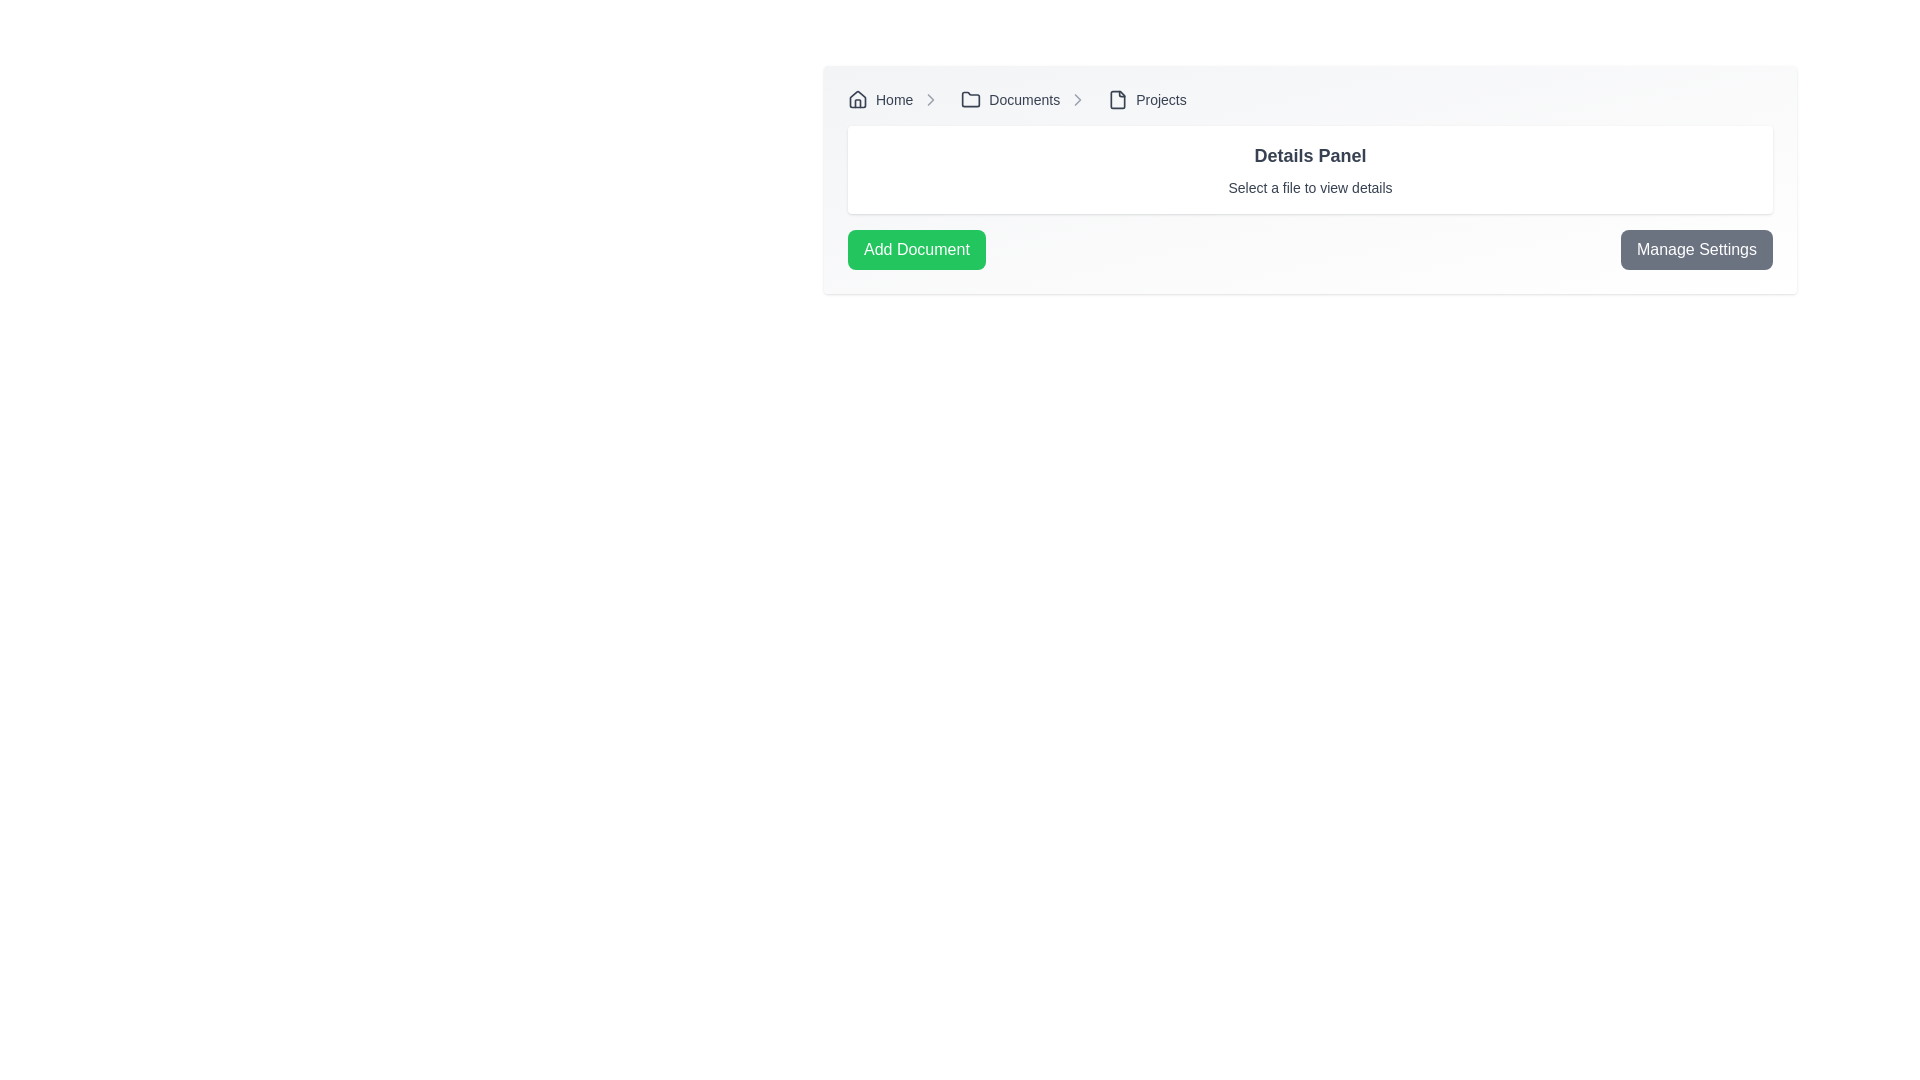  Describe the element at coordinates (1028, 100) in the screenshot. I see `the 'Documents' navigation link within the breadcrumb trail` at that location.